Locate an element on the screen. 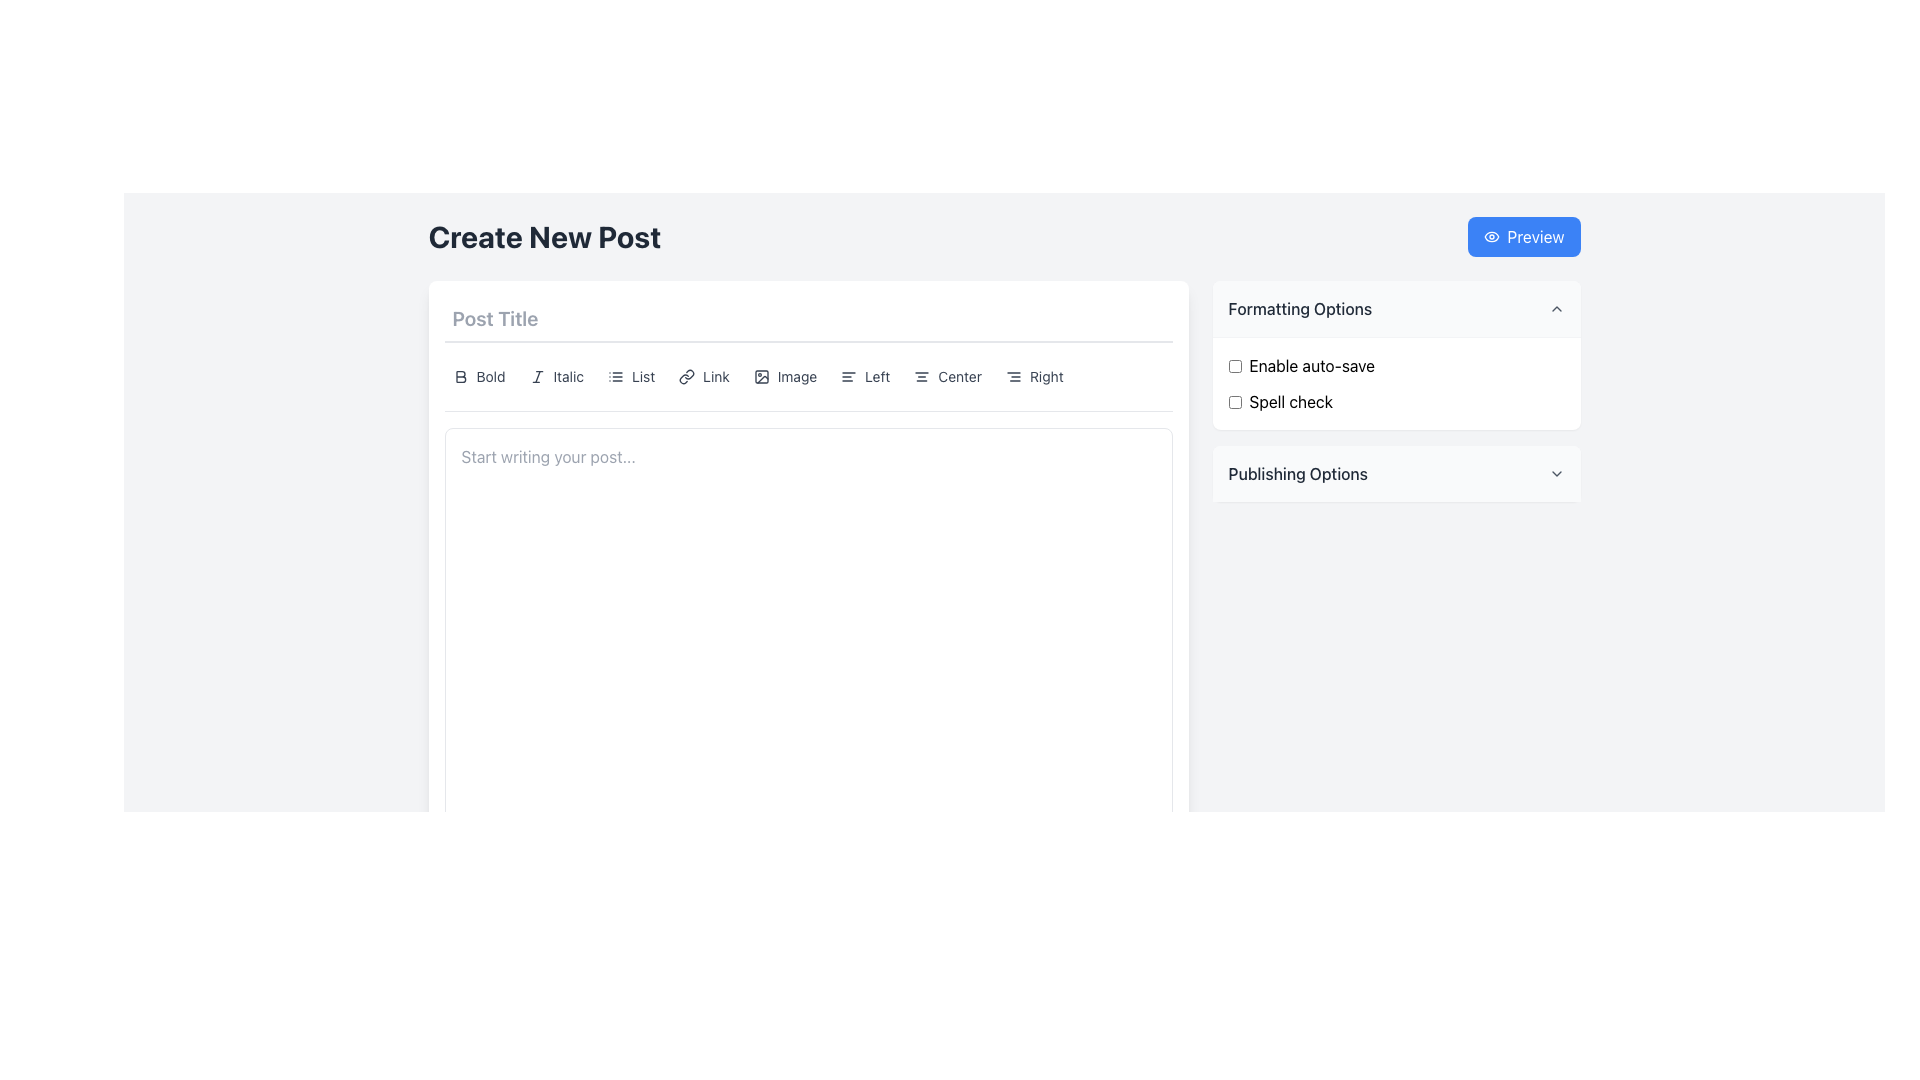  the right text alignment label in the formatting options of the post editor, located at the top section of the interface is located at coordinates (1045, 377).